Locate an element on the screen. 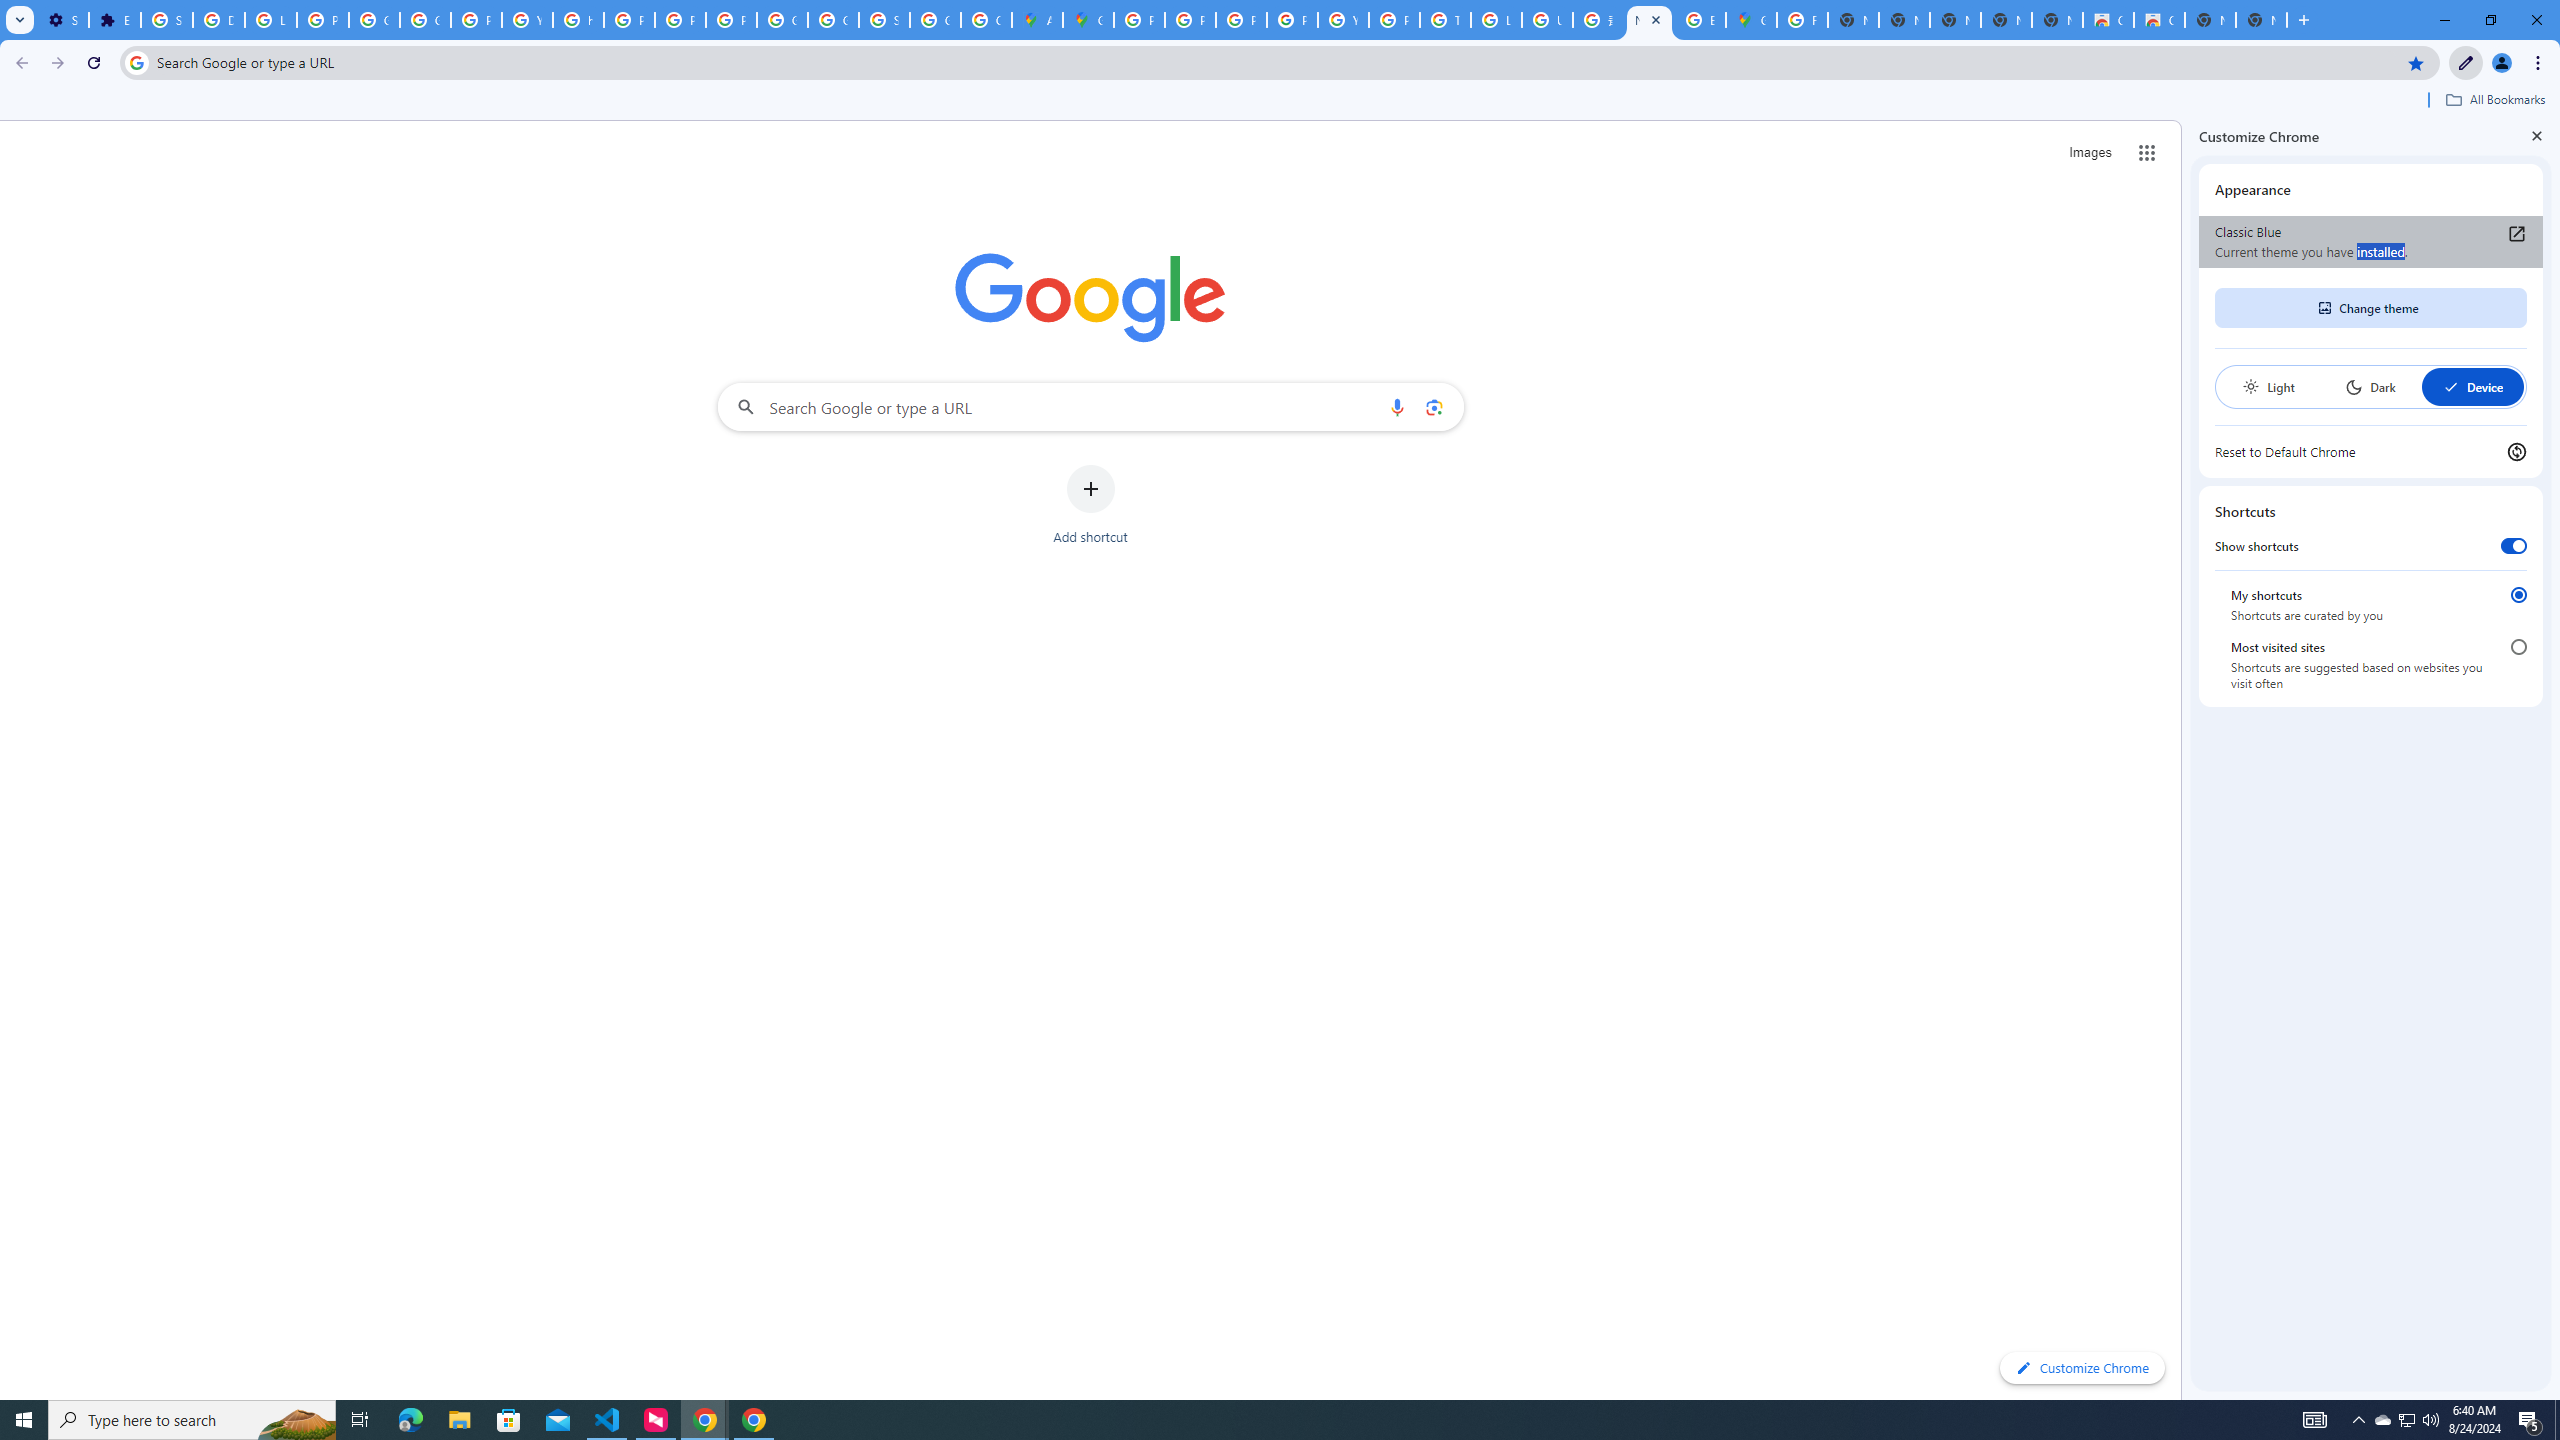 The image size is (2560, 1440). 'Explore new street-level details - Google Maps Help' is located at coordinates (1700, 19).